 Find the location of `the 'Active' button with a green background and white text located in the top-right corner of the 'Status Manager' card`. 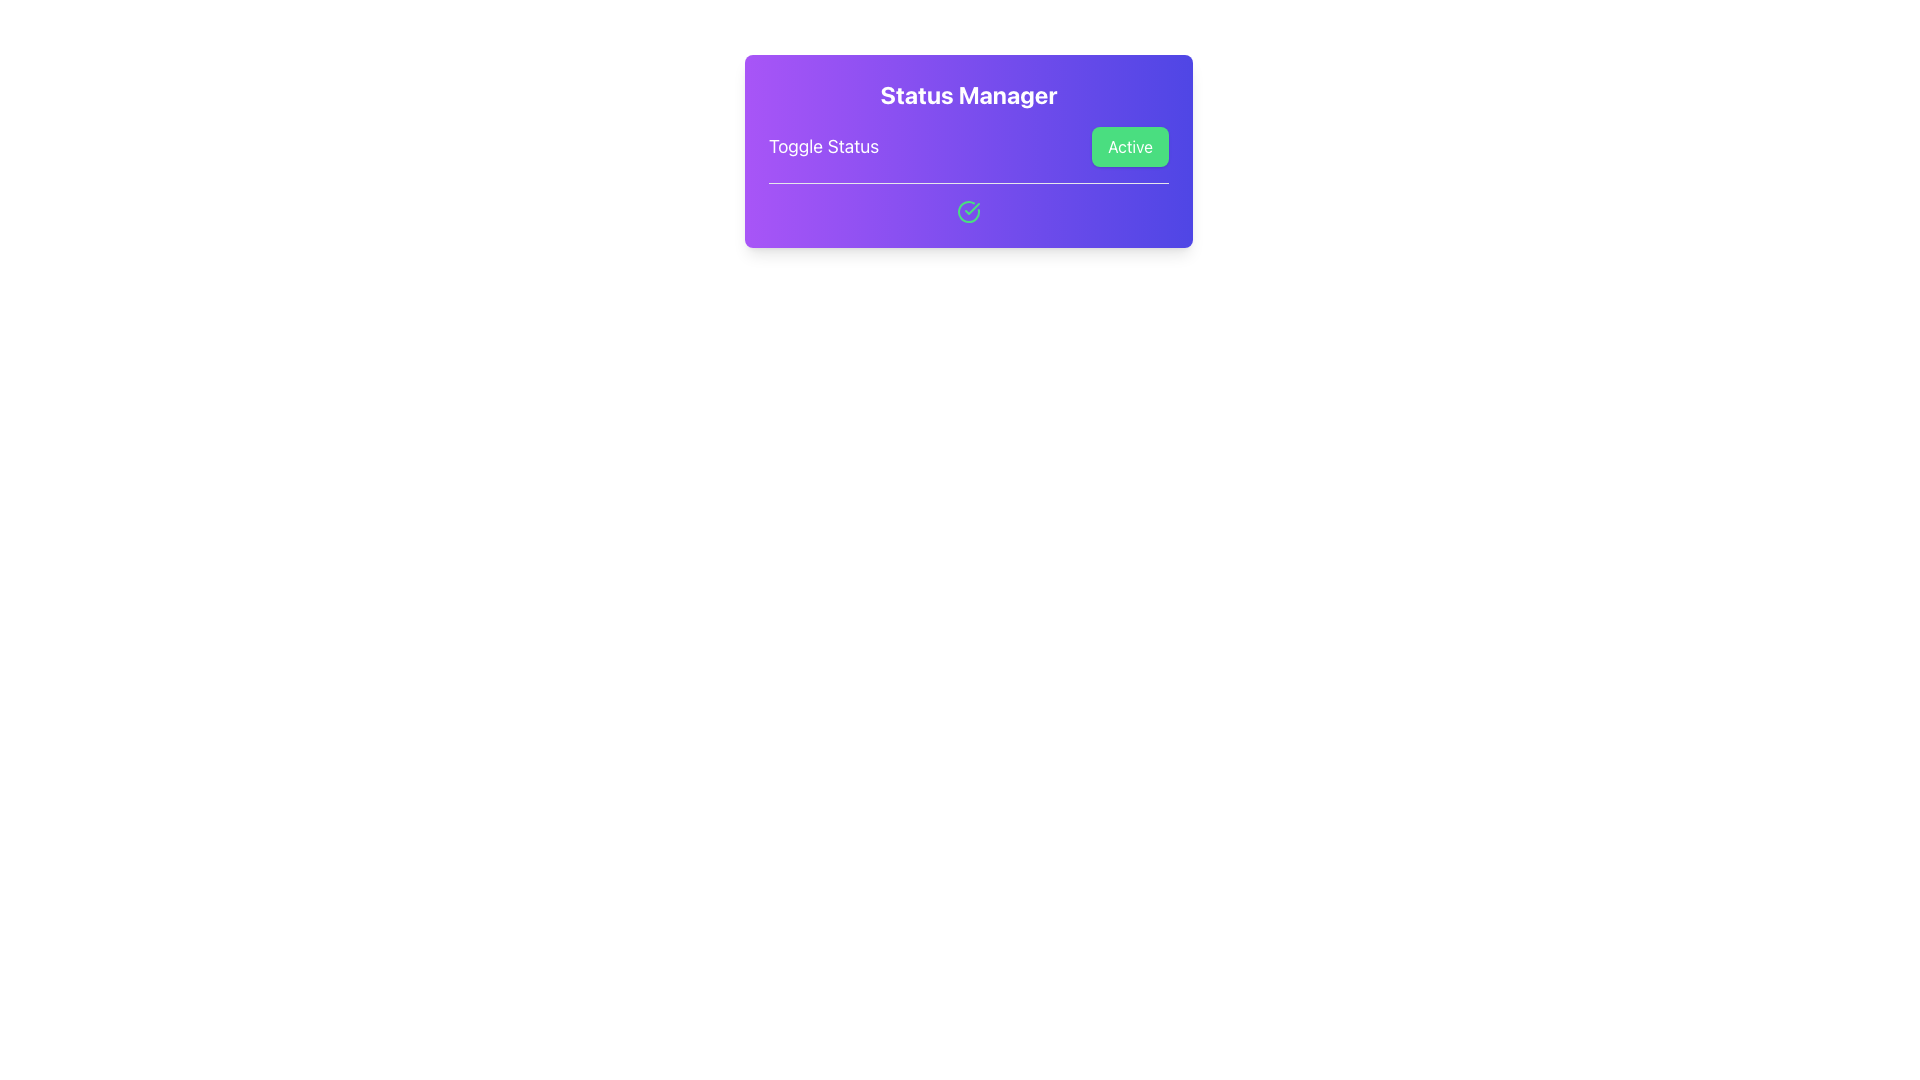

the 'Active' button with a green background and white text located in the top-right corner of the 'Status Manager' card is located at coordinates (1130, 145).